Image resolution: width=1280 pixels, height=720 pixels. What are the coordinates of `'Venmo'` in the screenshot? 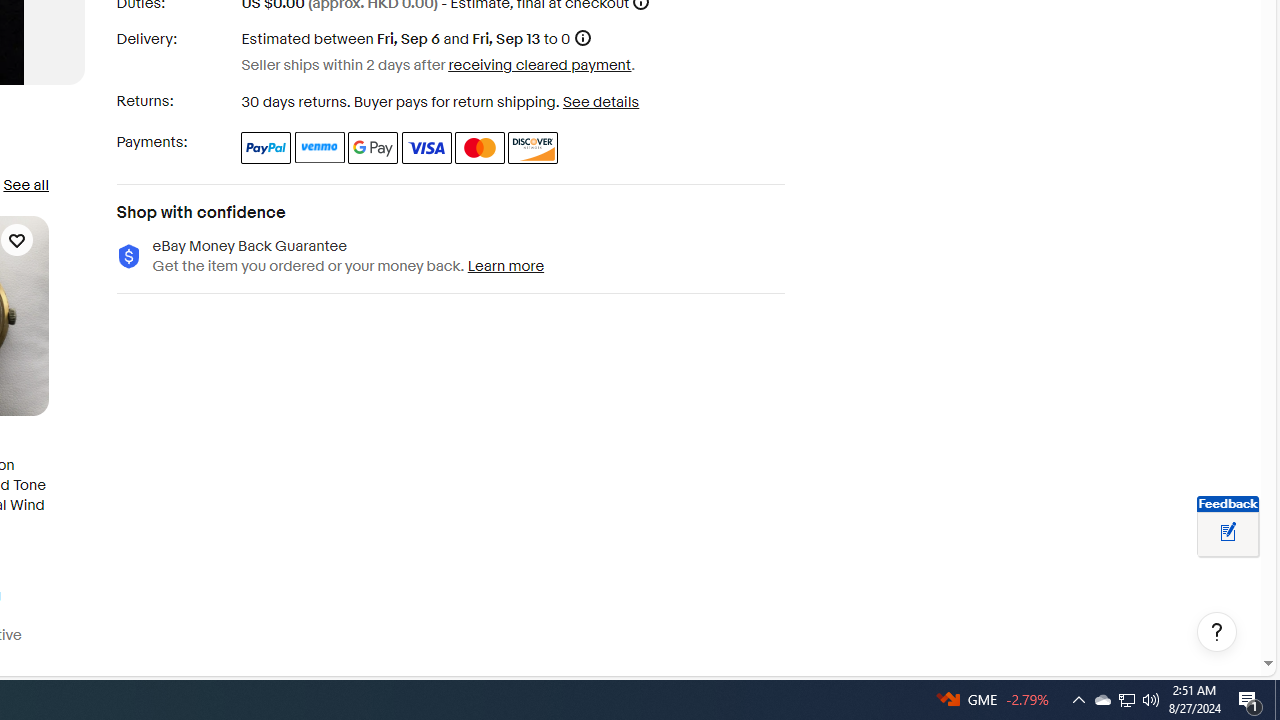 It's located at (320, 146).